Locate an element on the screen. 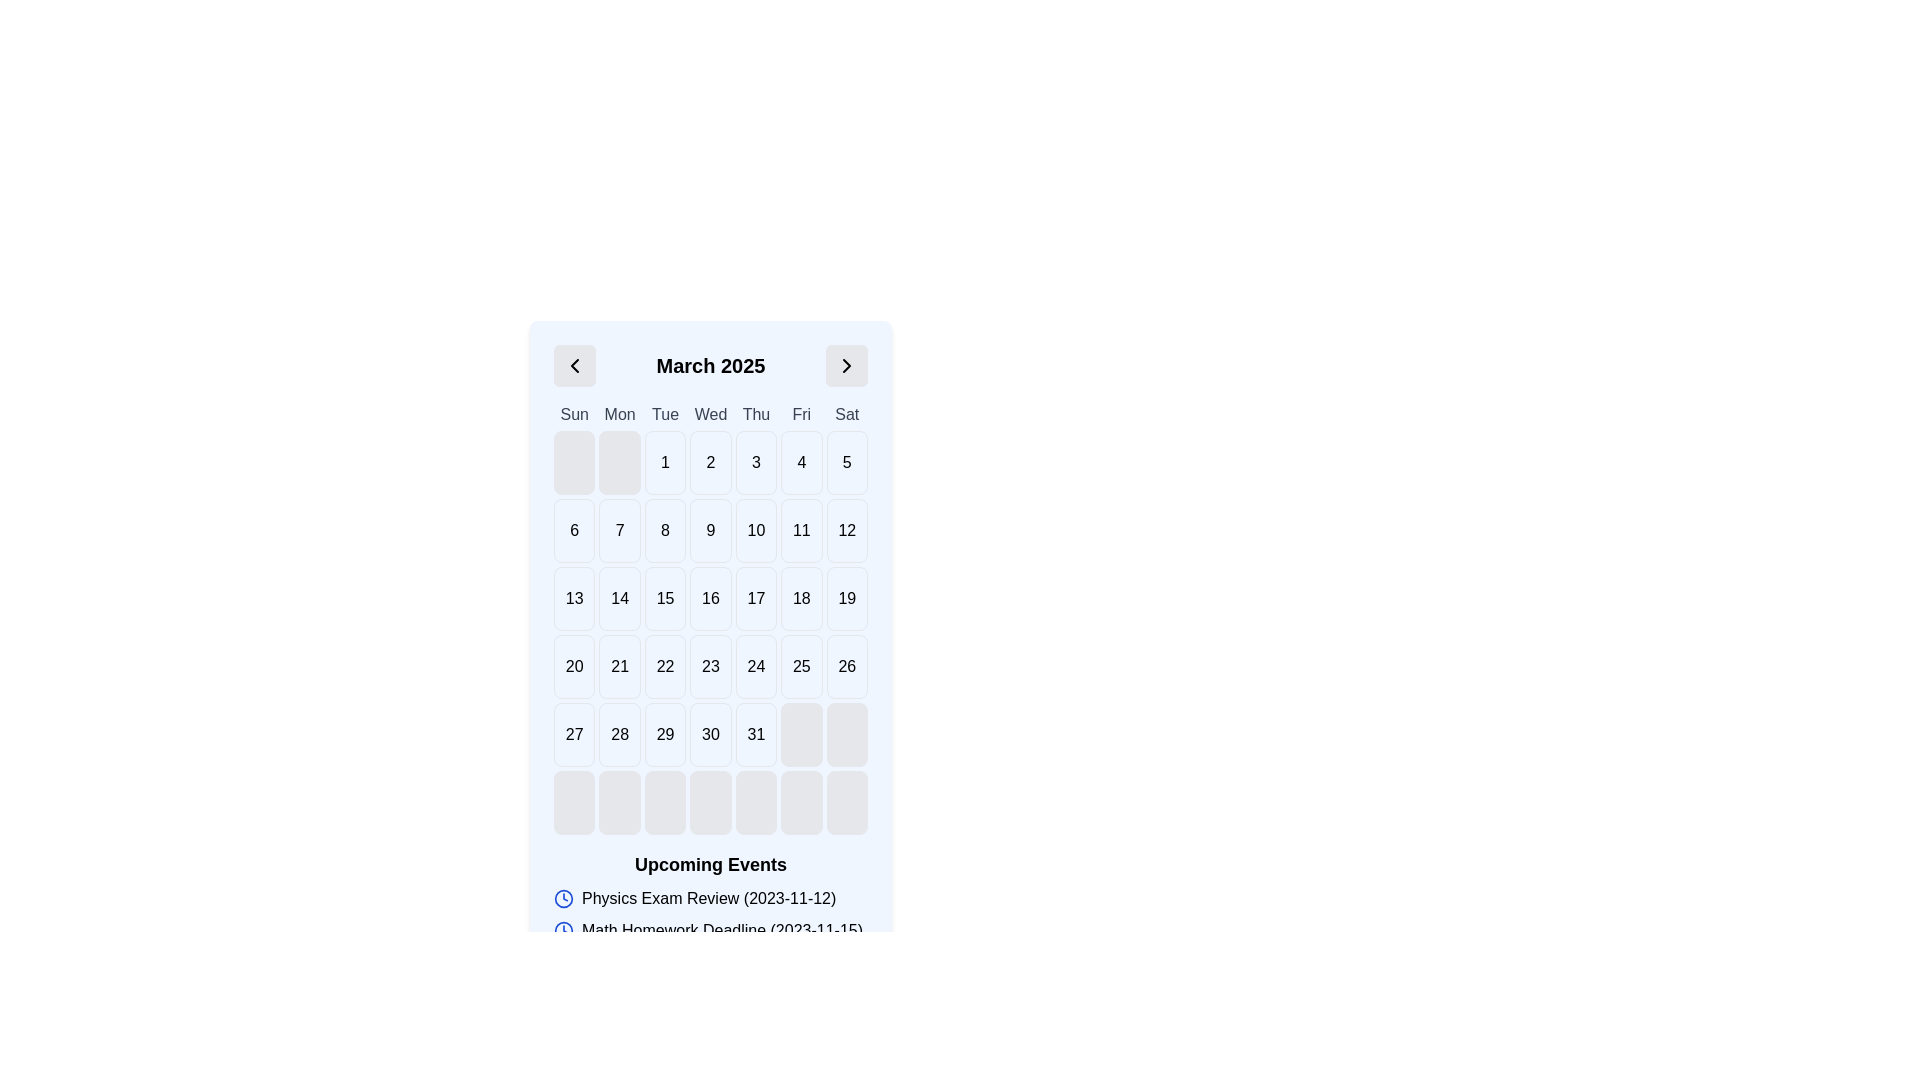 This screenshot has height=1080, width=1920. the first day of the month tile in the calendar view located under the 'Tue' header is located at coordinates (665, 462).